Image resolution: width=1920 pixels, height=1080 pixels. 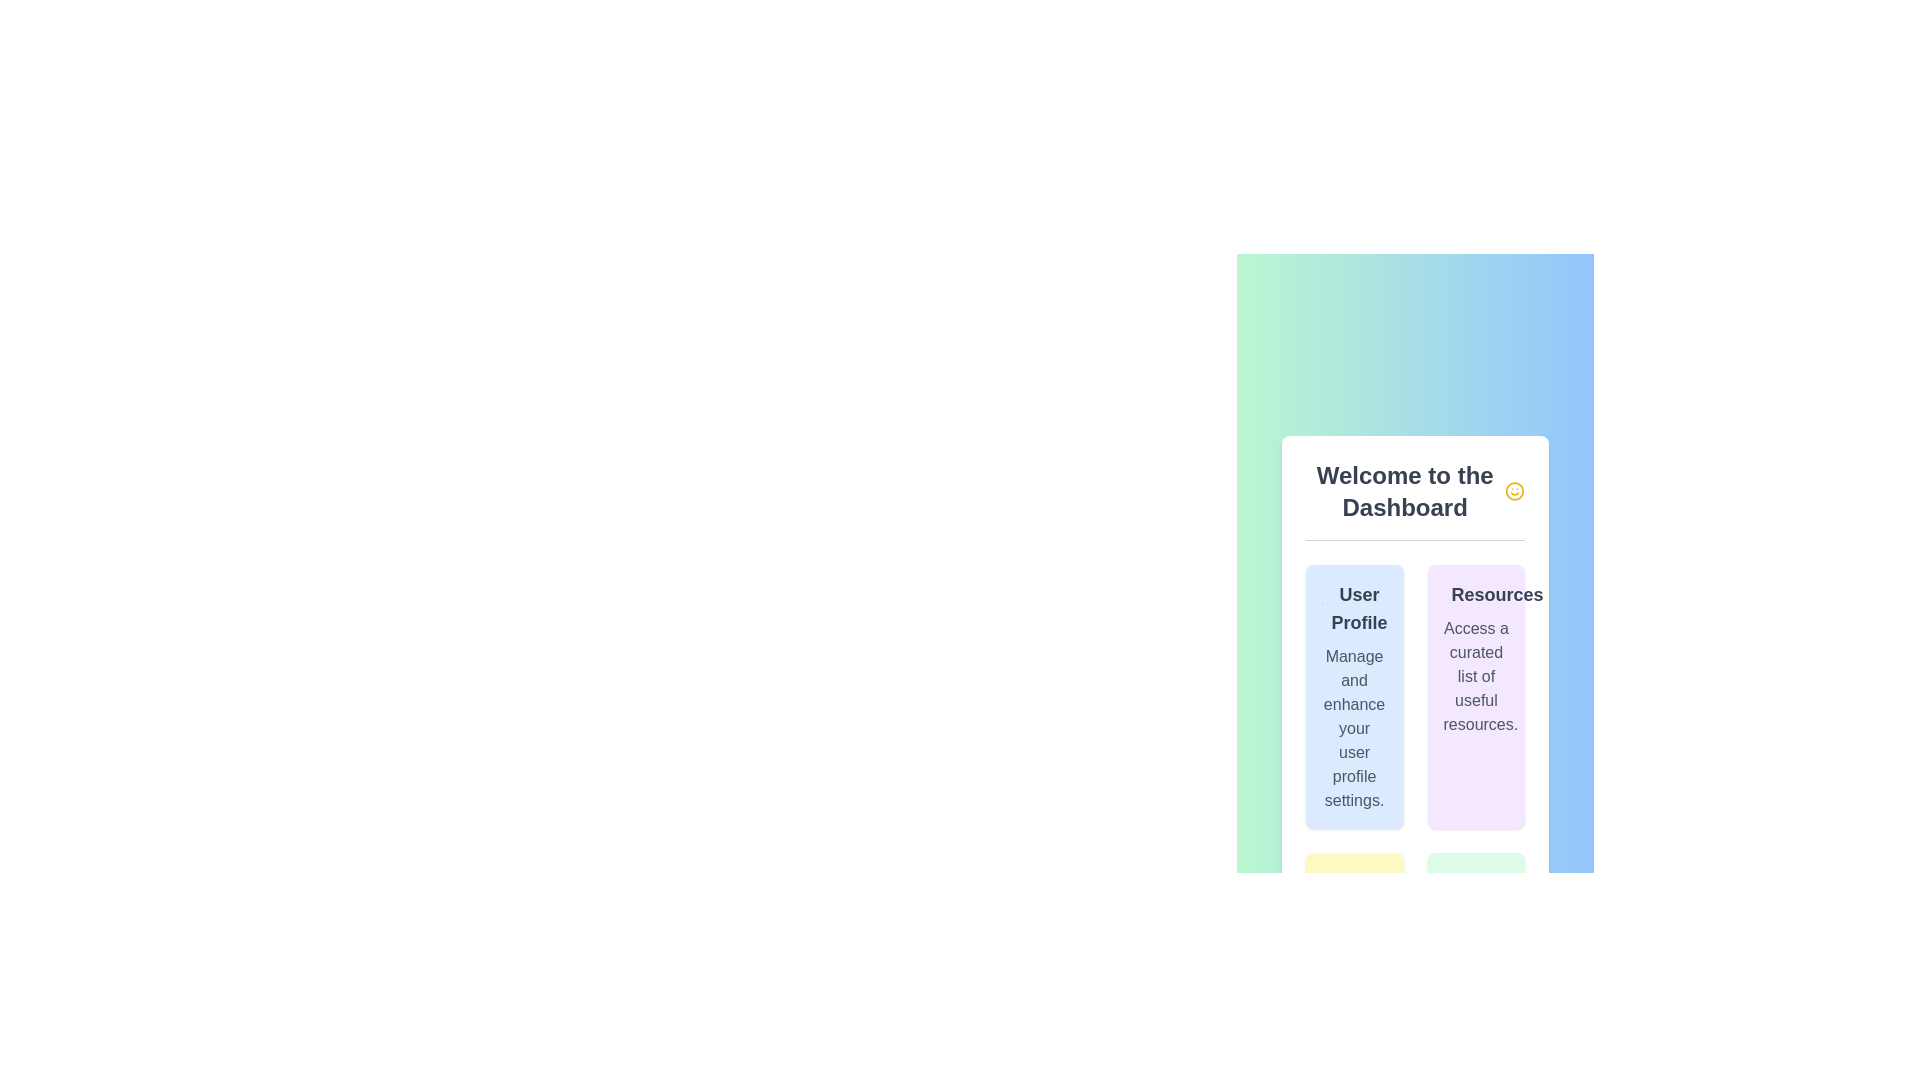 I want to click on informational card about managing user profile settings, which is the first card in a grid of four cards, located at the top-left corner next to the purple card titled 'Resources', so click(x=1354, y=695).